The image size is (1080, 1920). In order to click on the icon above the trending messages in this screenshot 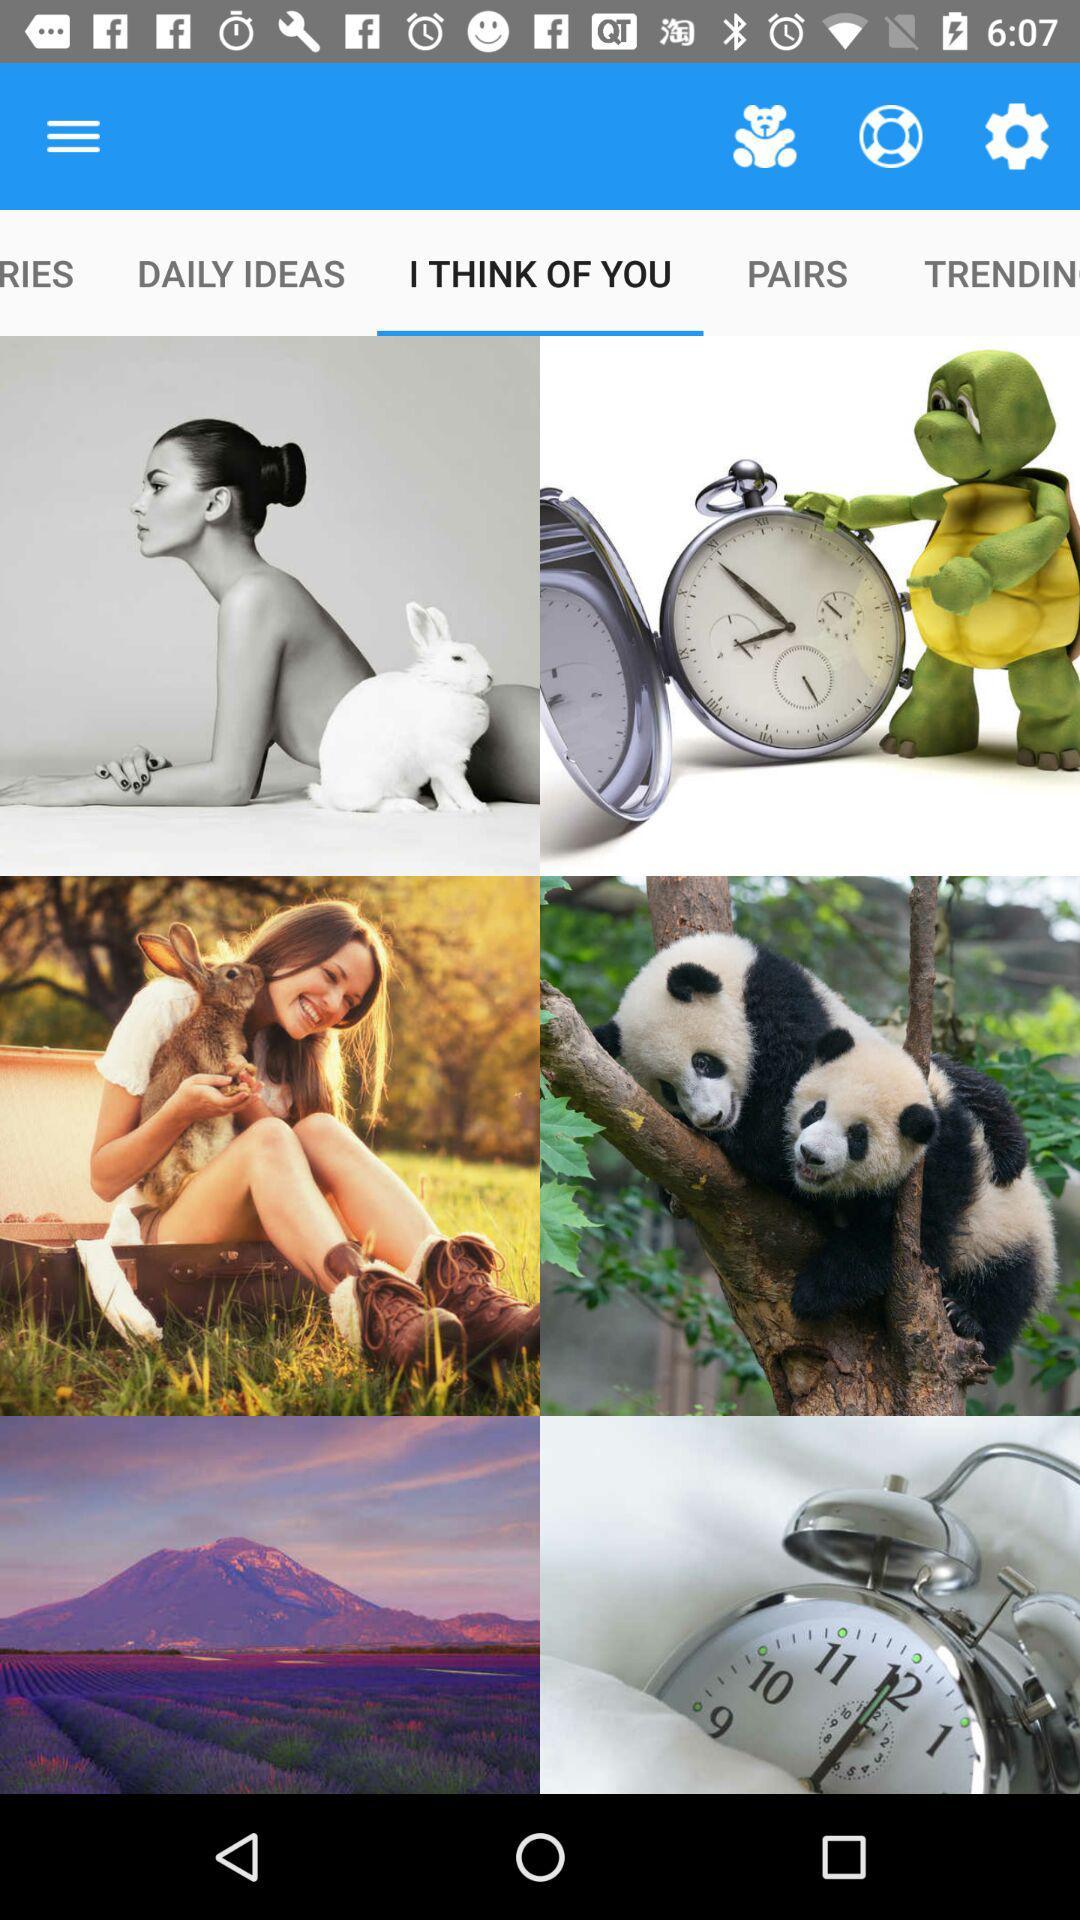, I will do `click(1017, 135)`.